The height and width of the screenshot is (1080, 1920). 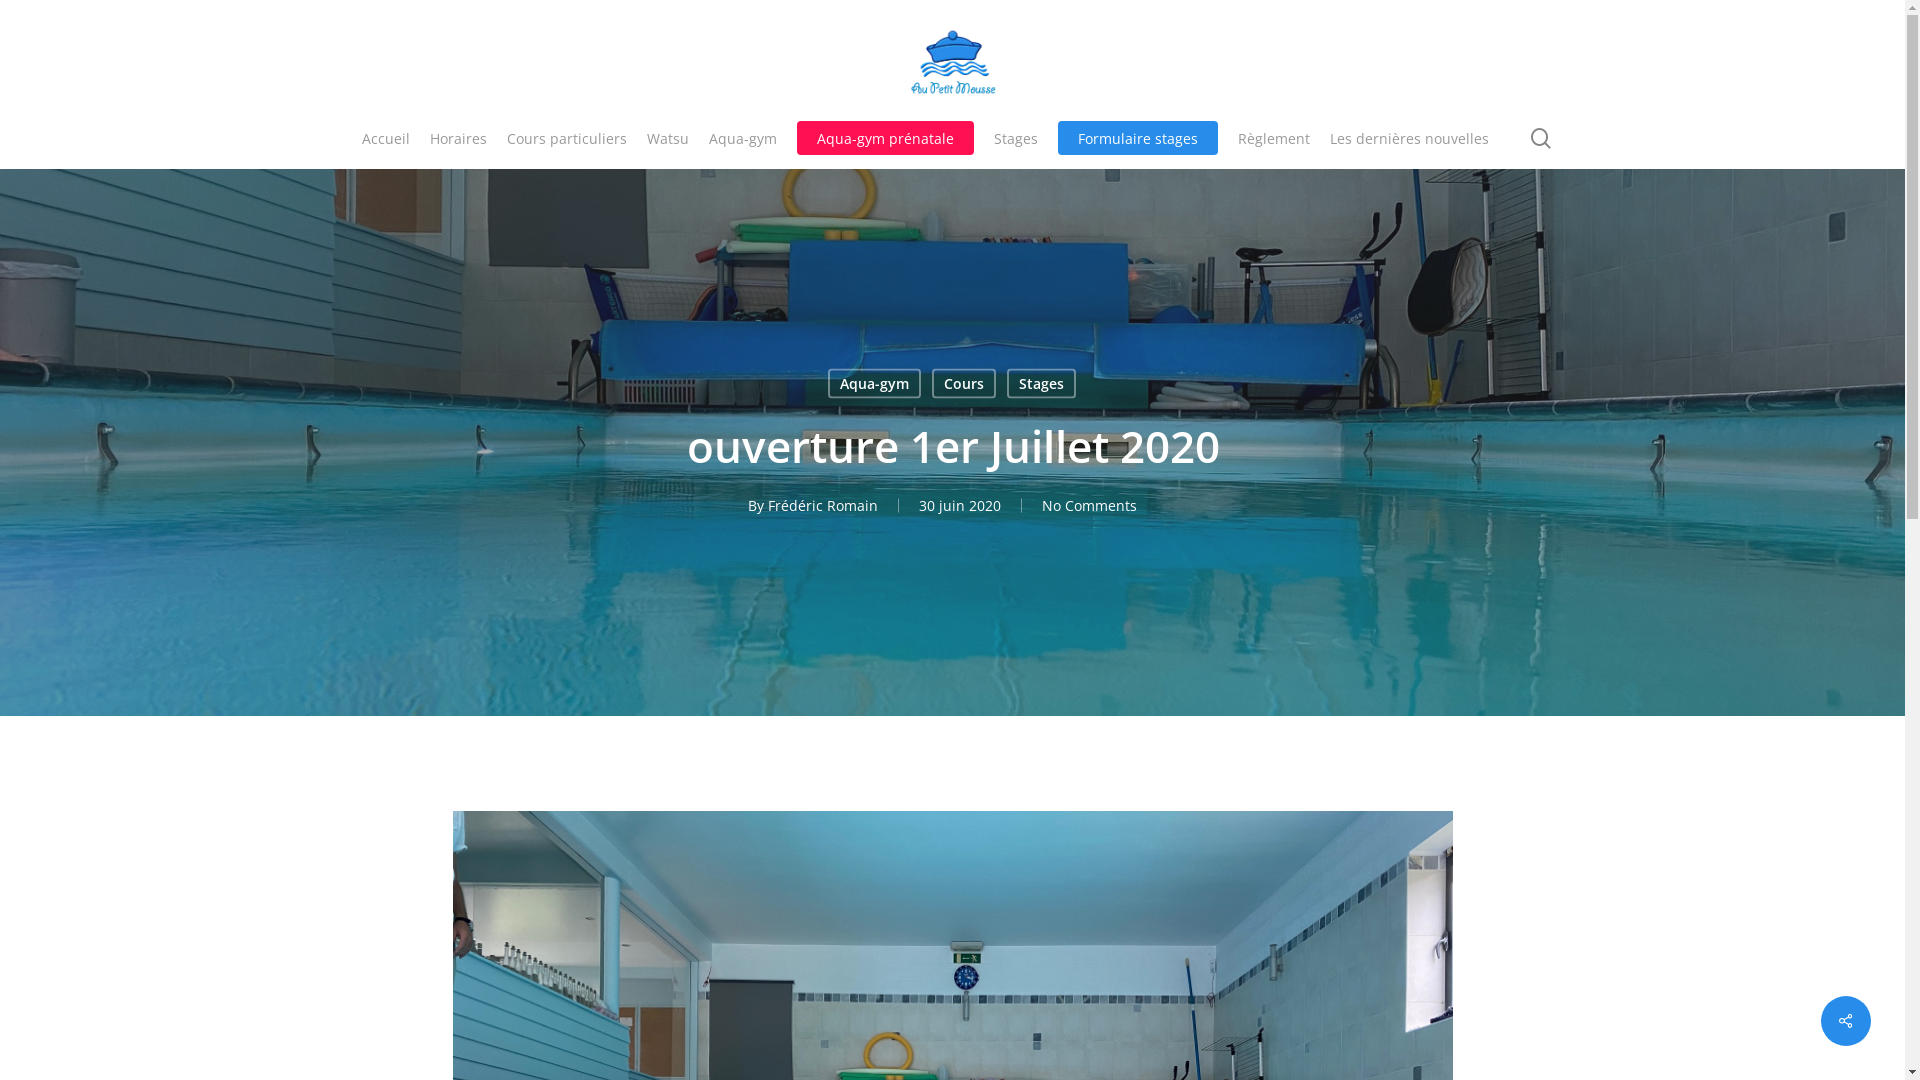 What do you see at coordinates (1056, 137) in the screenshot?
I see `'Formulaire stages'` at bounding box center [1056, 137].